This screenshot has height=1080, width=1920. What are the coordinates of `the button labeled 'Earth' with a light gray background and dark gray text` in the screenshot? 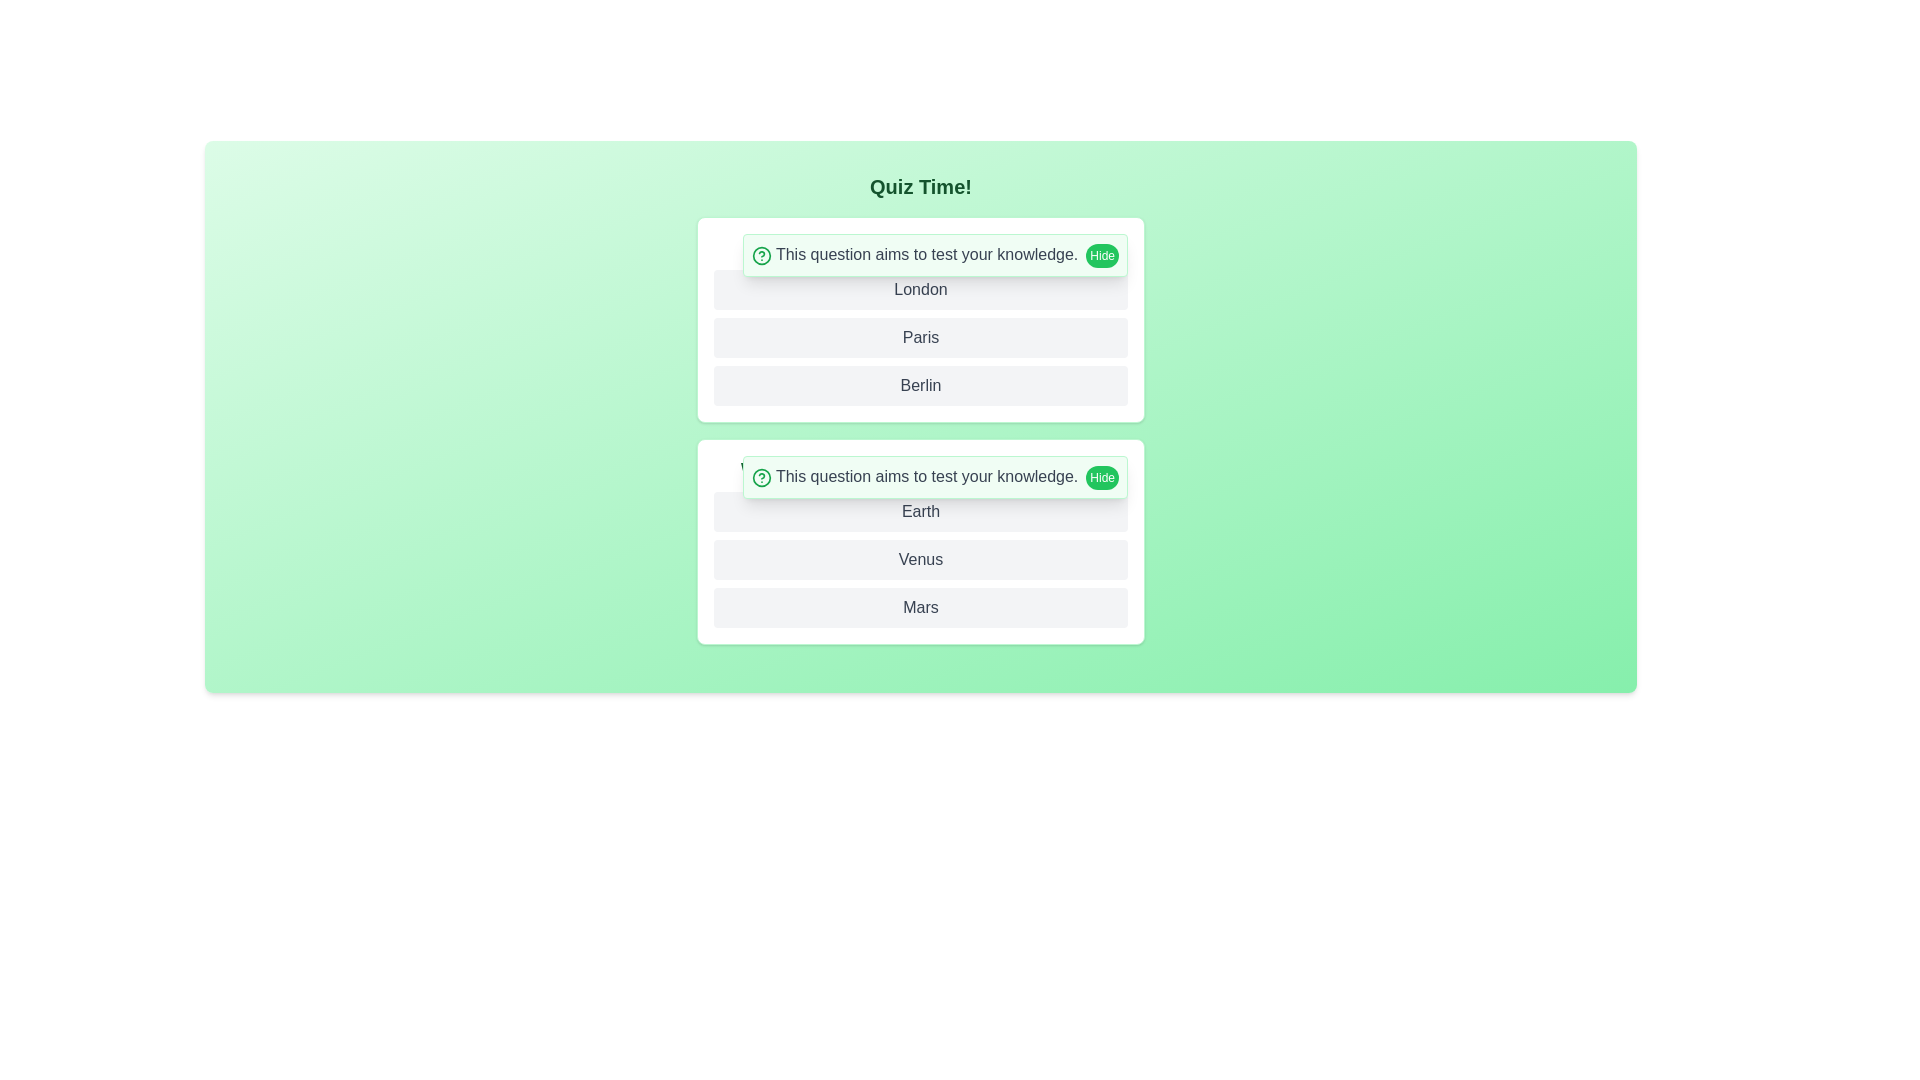 It's located at (920, 511).